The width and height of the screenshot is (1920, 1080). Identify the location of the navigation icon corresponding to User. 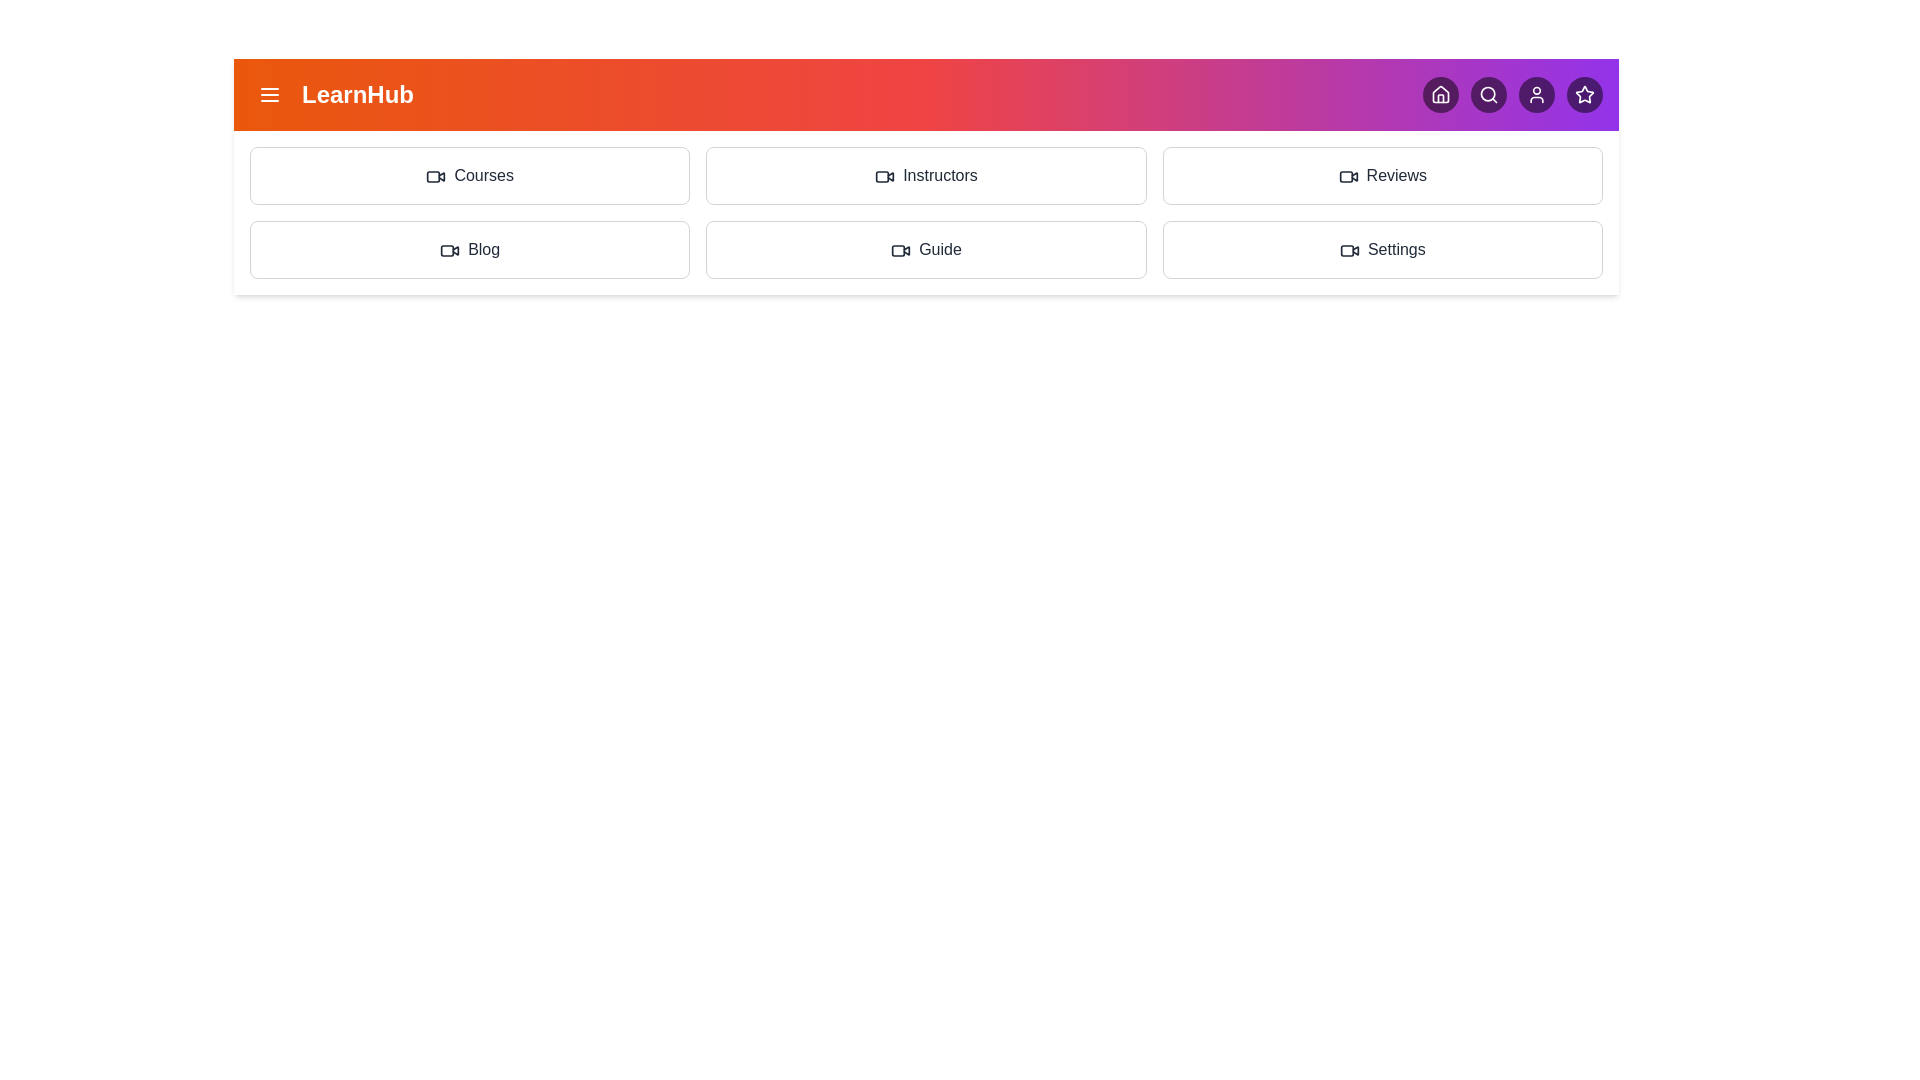
(1535, 95).